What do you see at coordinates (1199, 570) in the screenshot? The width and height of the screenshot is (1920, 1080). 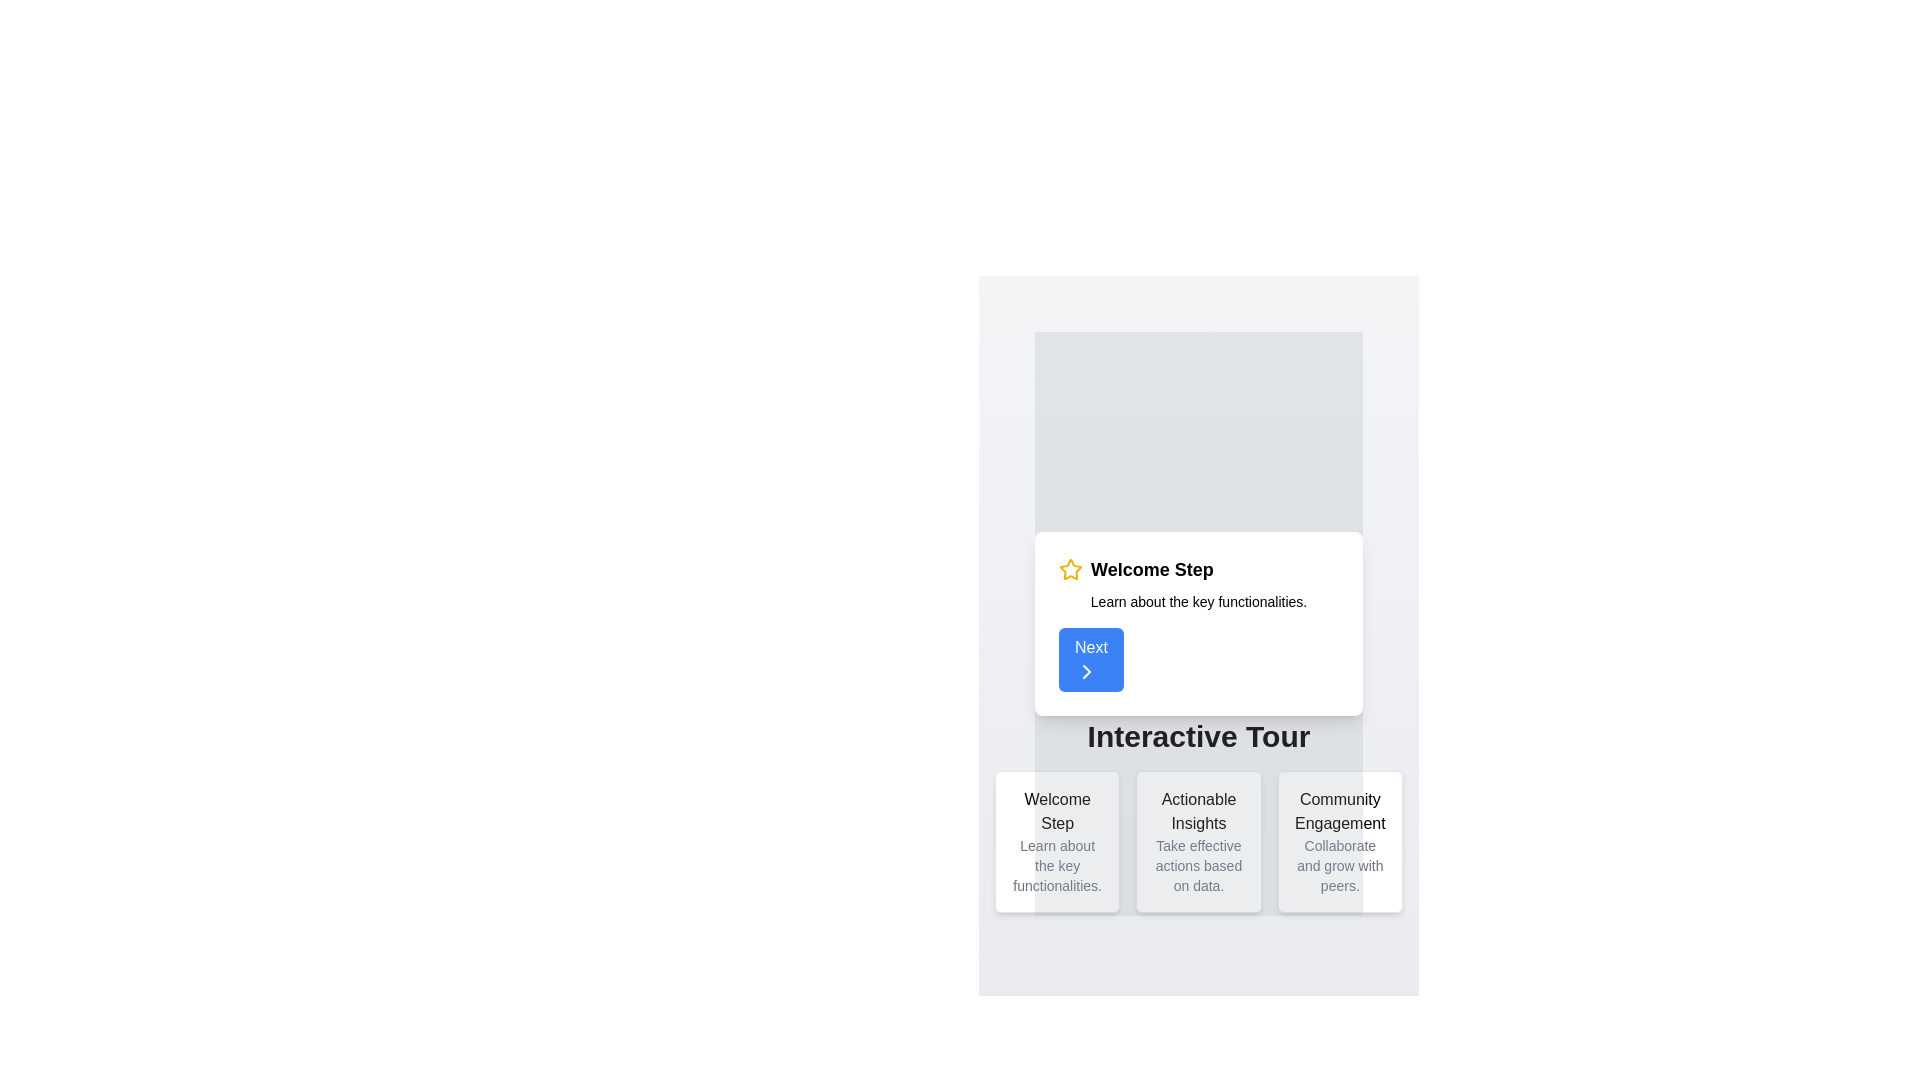 I see `the information presented in the header text with icon, which serves as a title for the tutorial step` at bounding box center [1199, 570].